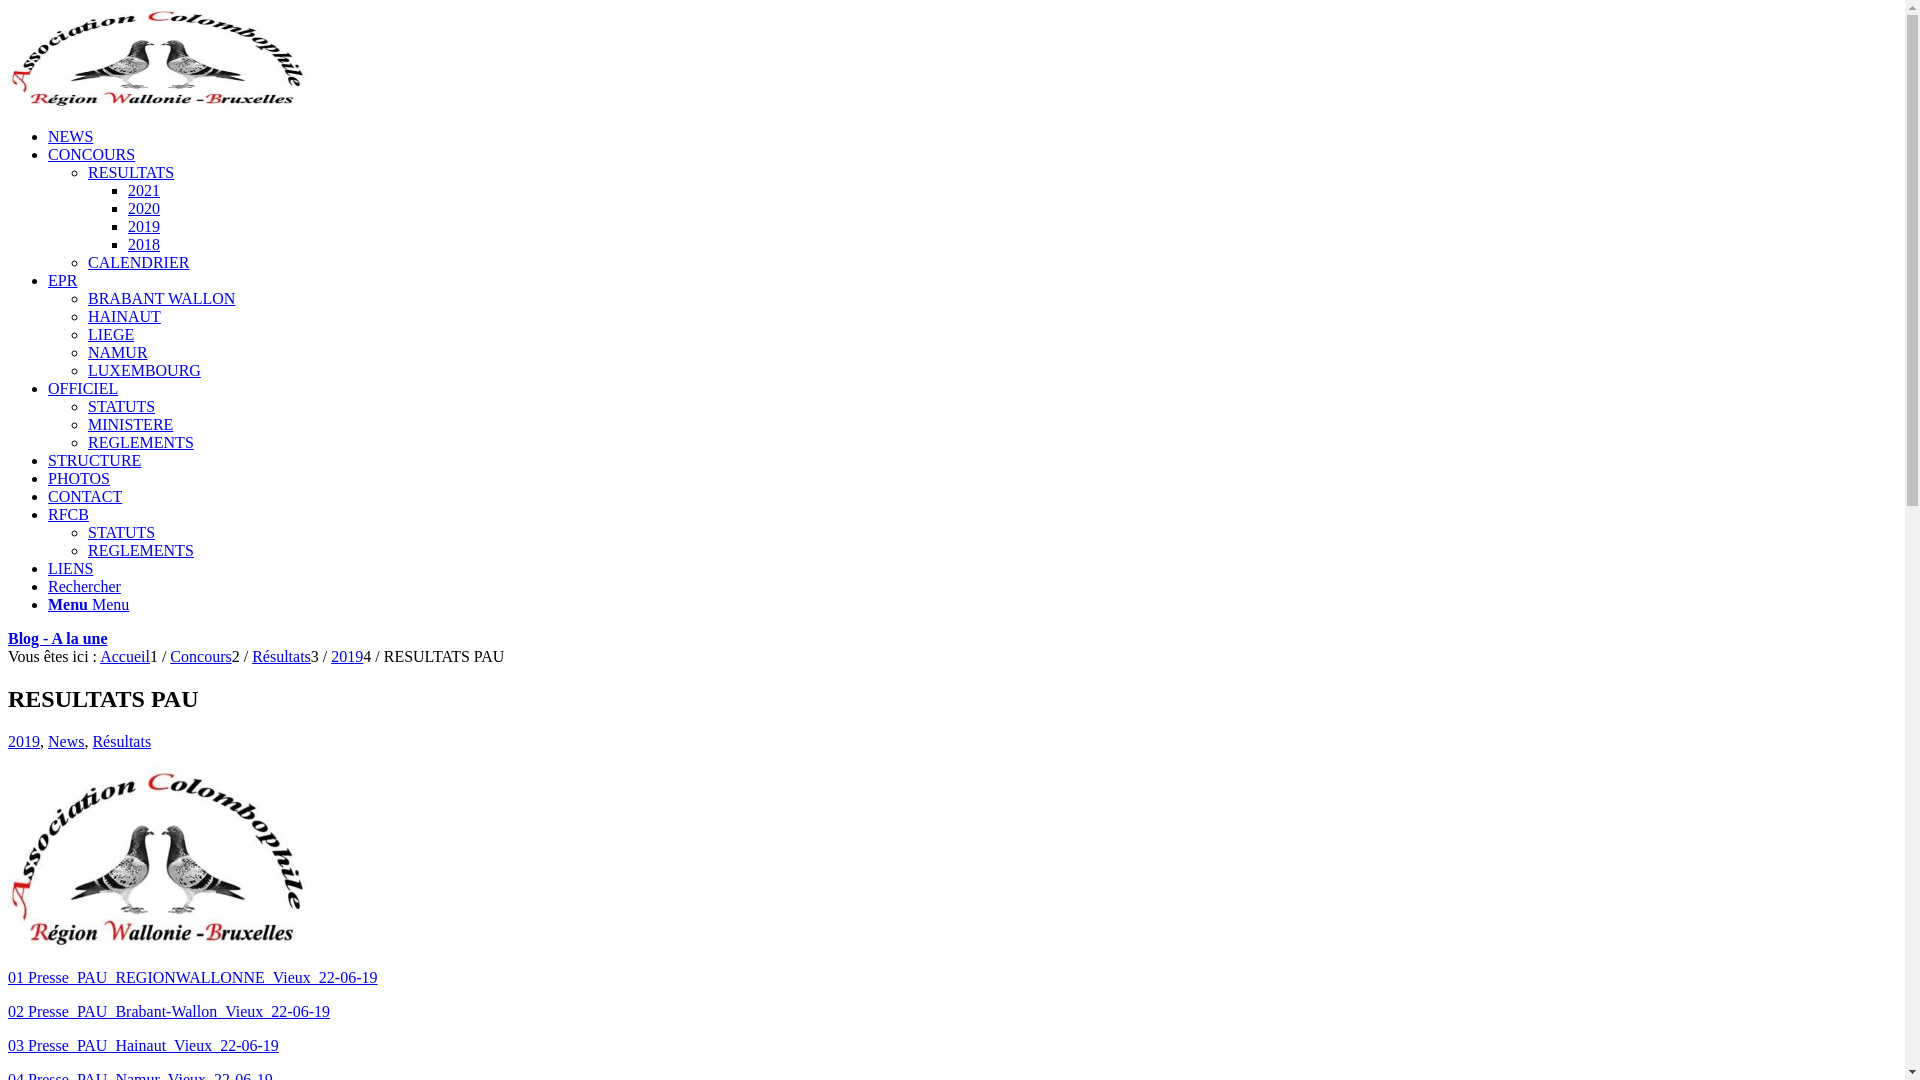  Describe the element at coordinates (200, 656) in the screenshot. I see `'Concours'` at that location.